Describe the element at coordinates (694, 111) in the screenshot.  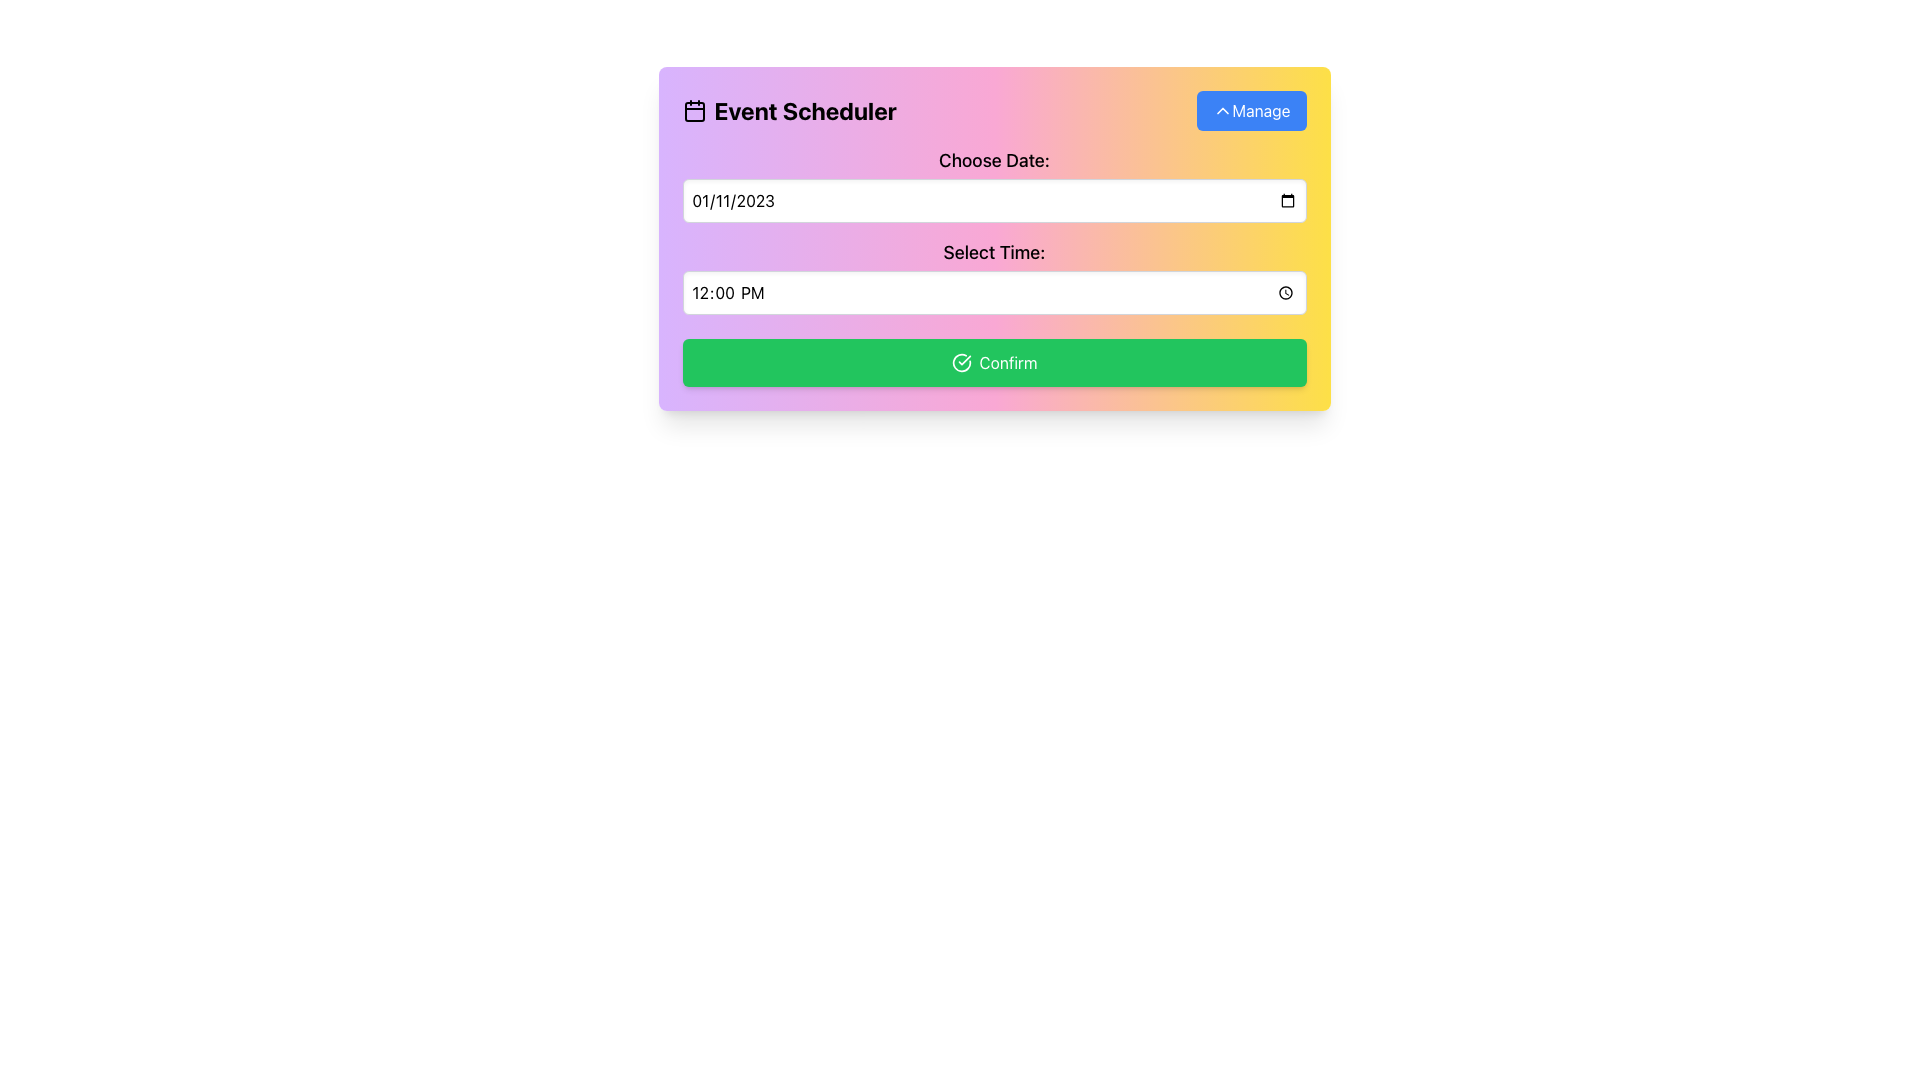
I see `the calendar icon located to the left of the 'Event Scheduler' text in the header section of the main application interface, which signifies the date and event management functionality` at that location.